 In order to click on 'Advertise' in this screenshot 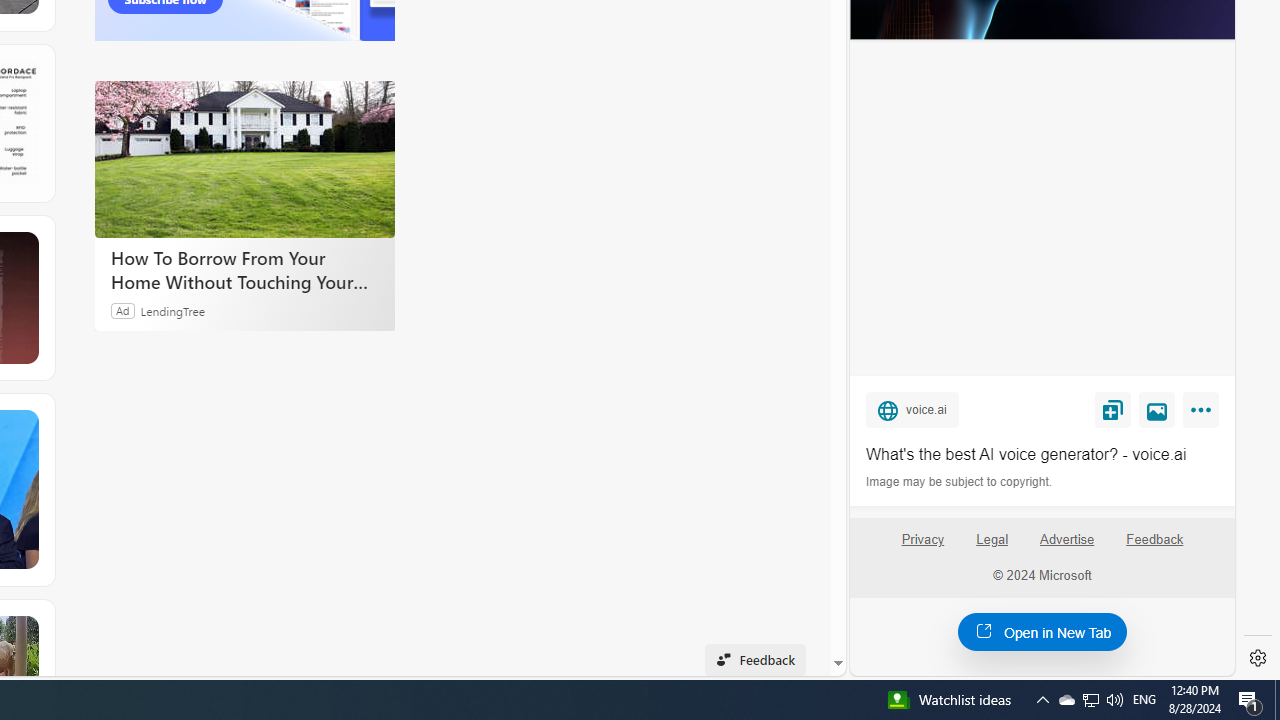, I will do `click(1065, 538)`.